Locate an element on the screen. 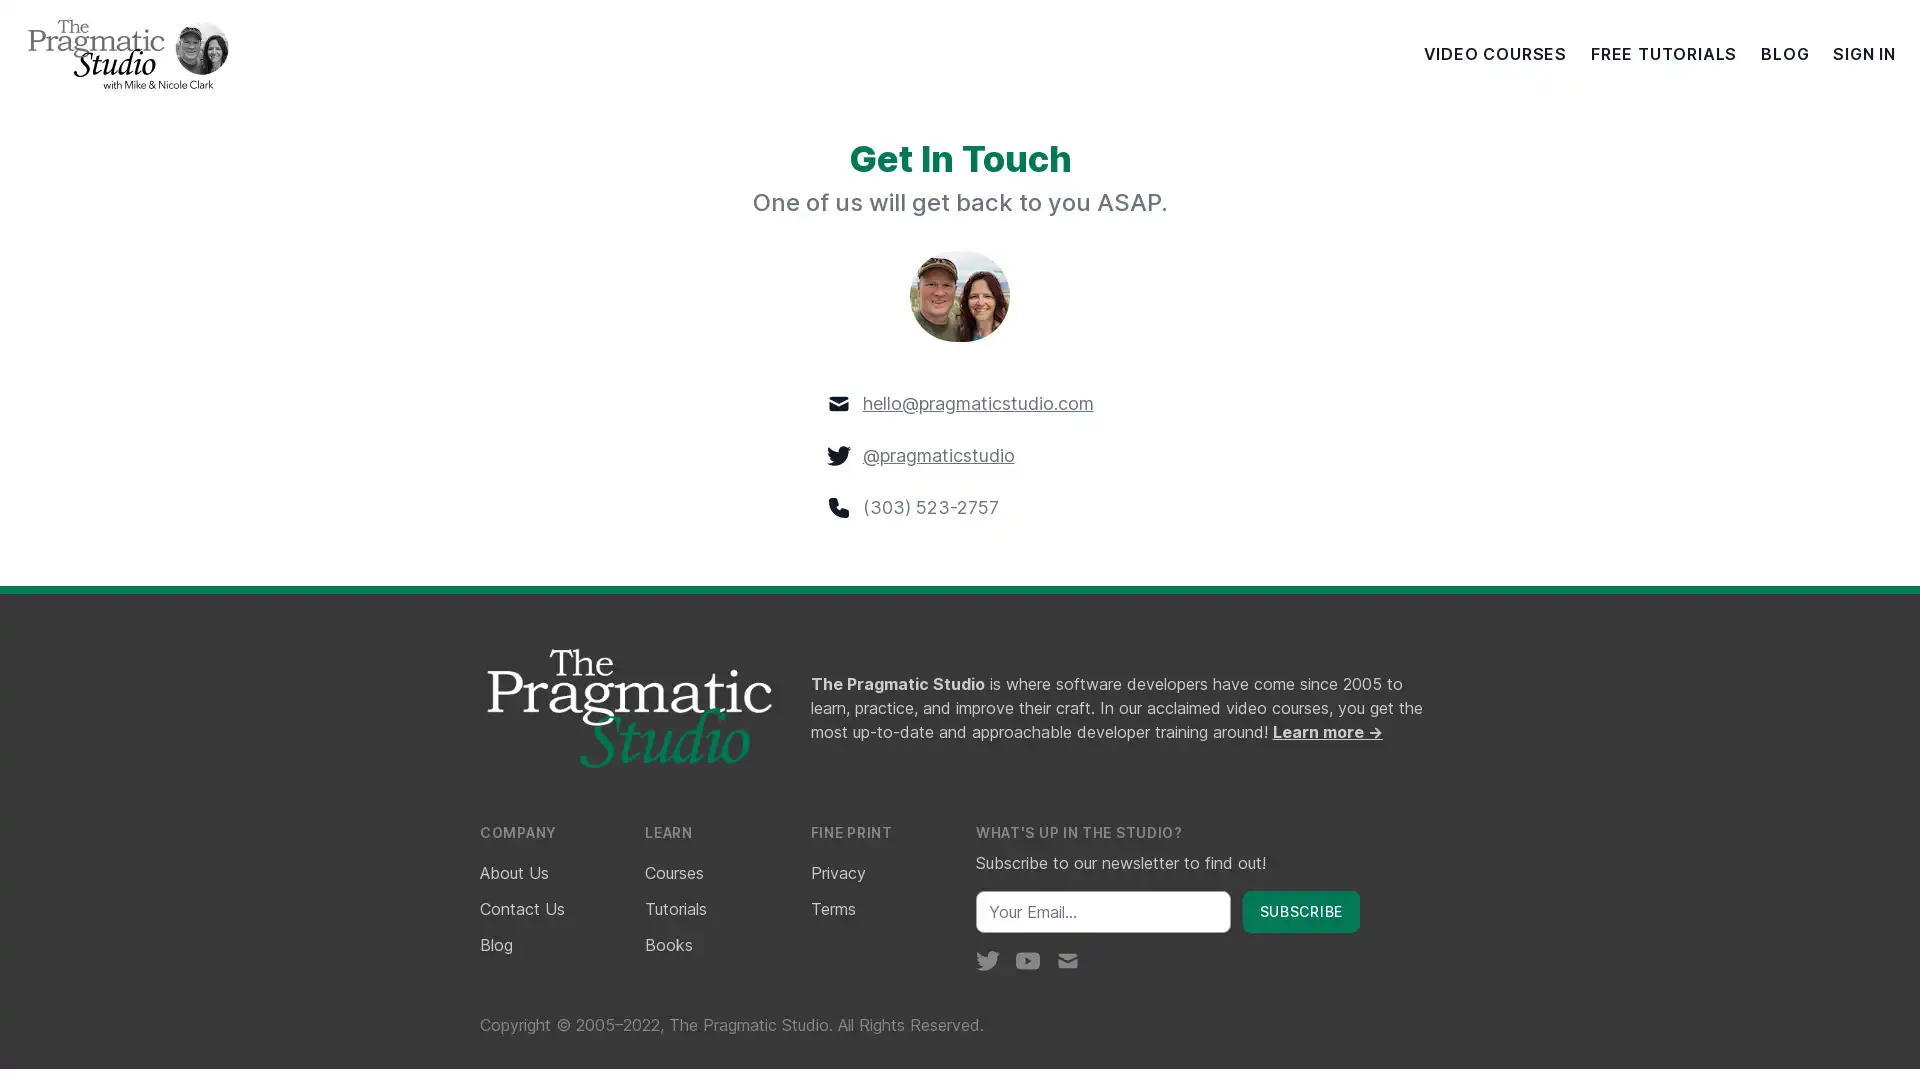  SUBSCRIBE is located at coordinates (1300, 910).